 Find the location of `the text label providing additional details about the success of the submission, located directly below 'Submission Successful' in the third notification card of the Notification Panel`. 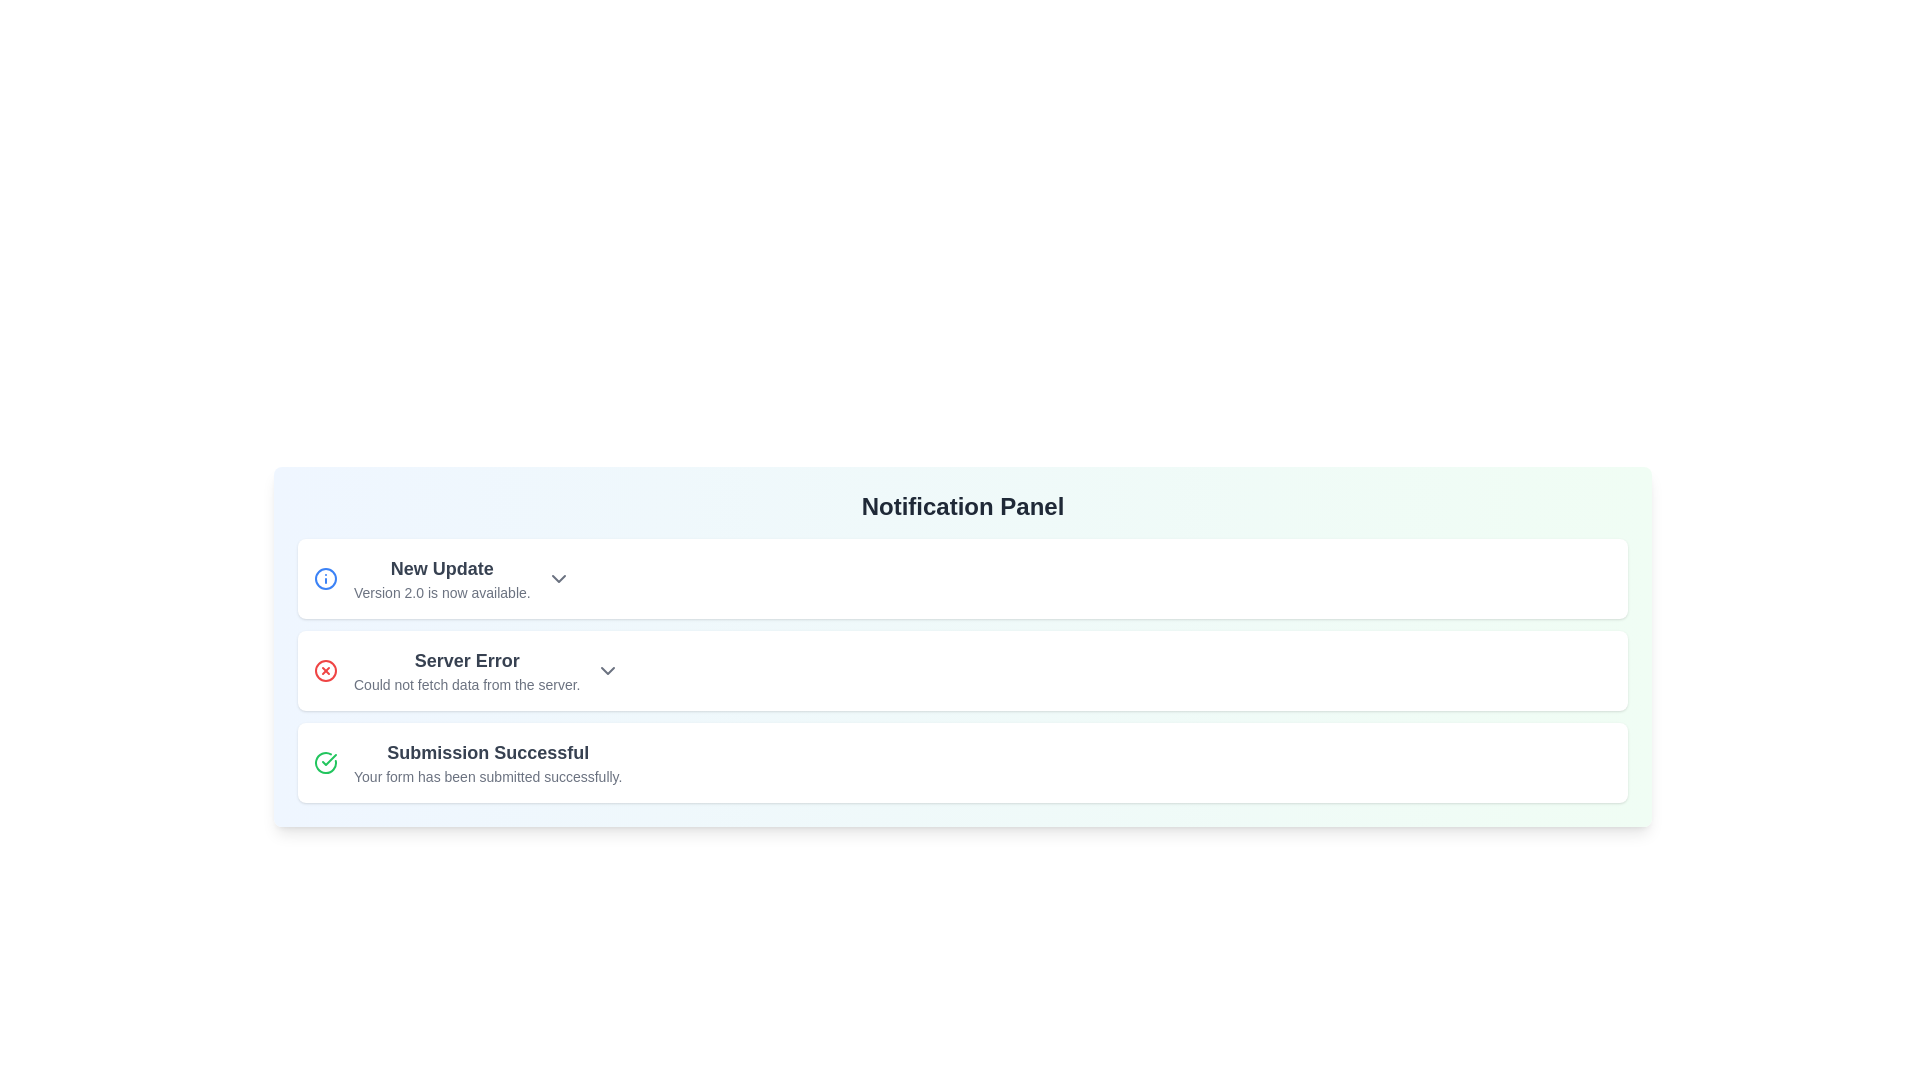

the text label providing additional details about the success of the submission, located directly below 'Submission Successful' in the third notification card of the Notification Panel is located at coordinates (488, 775).